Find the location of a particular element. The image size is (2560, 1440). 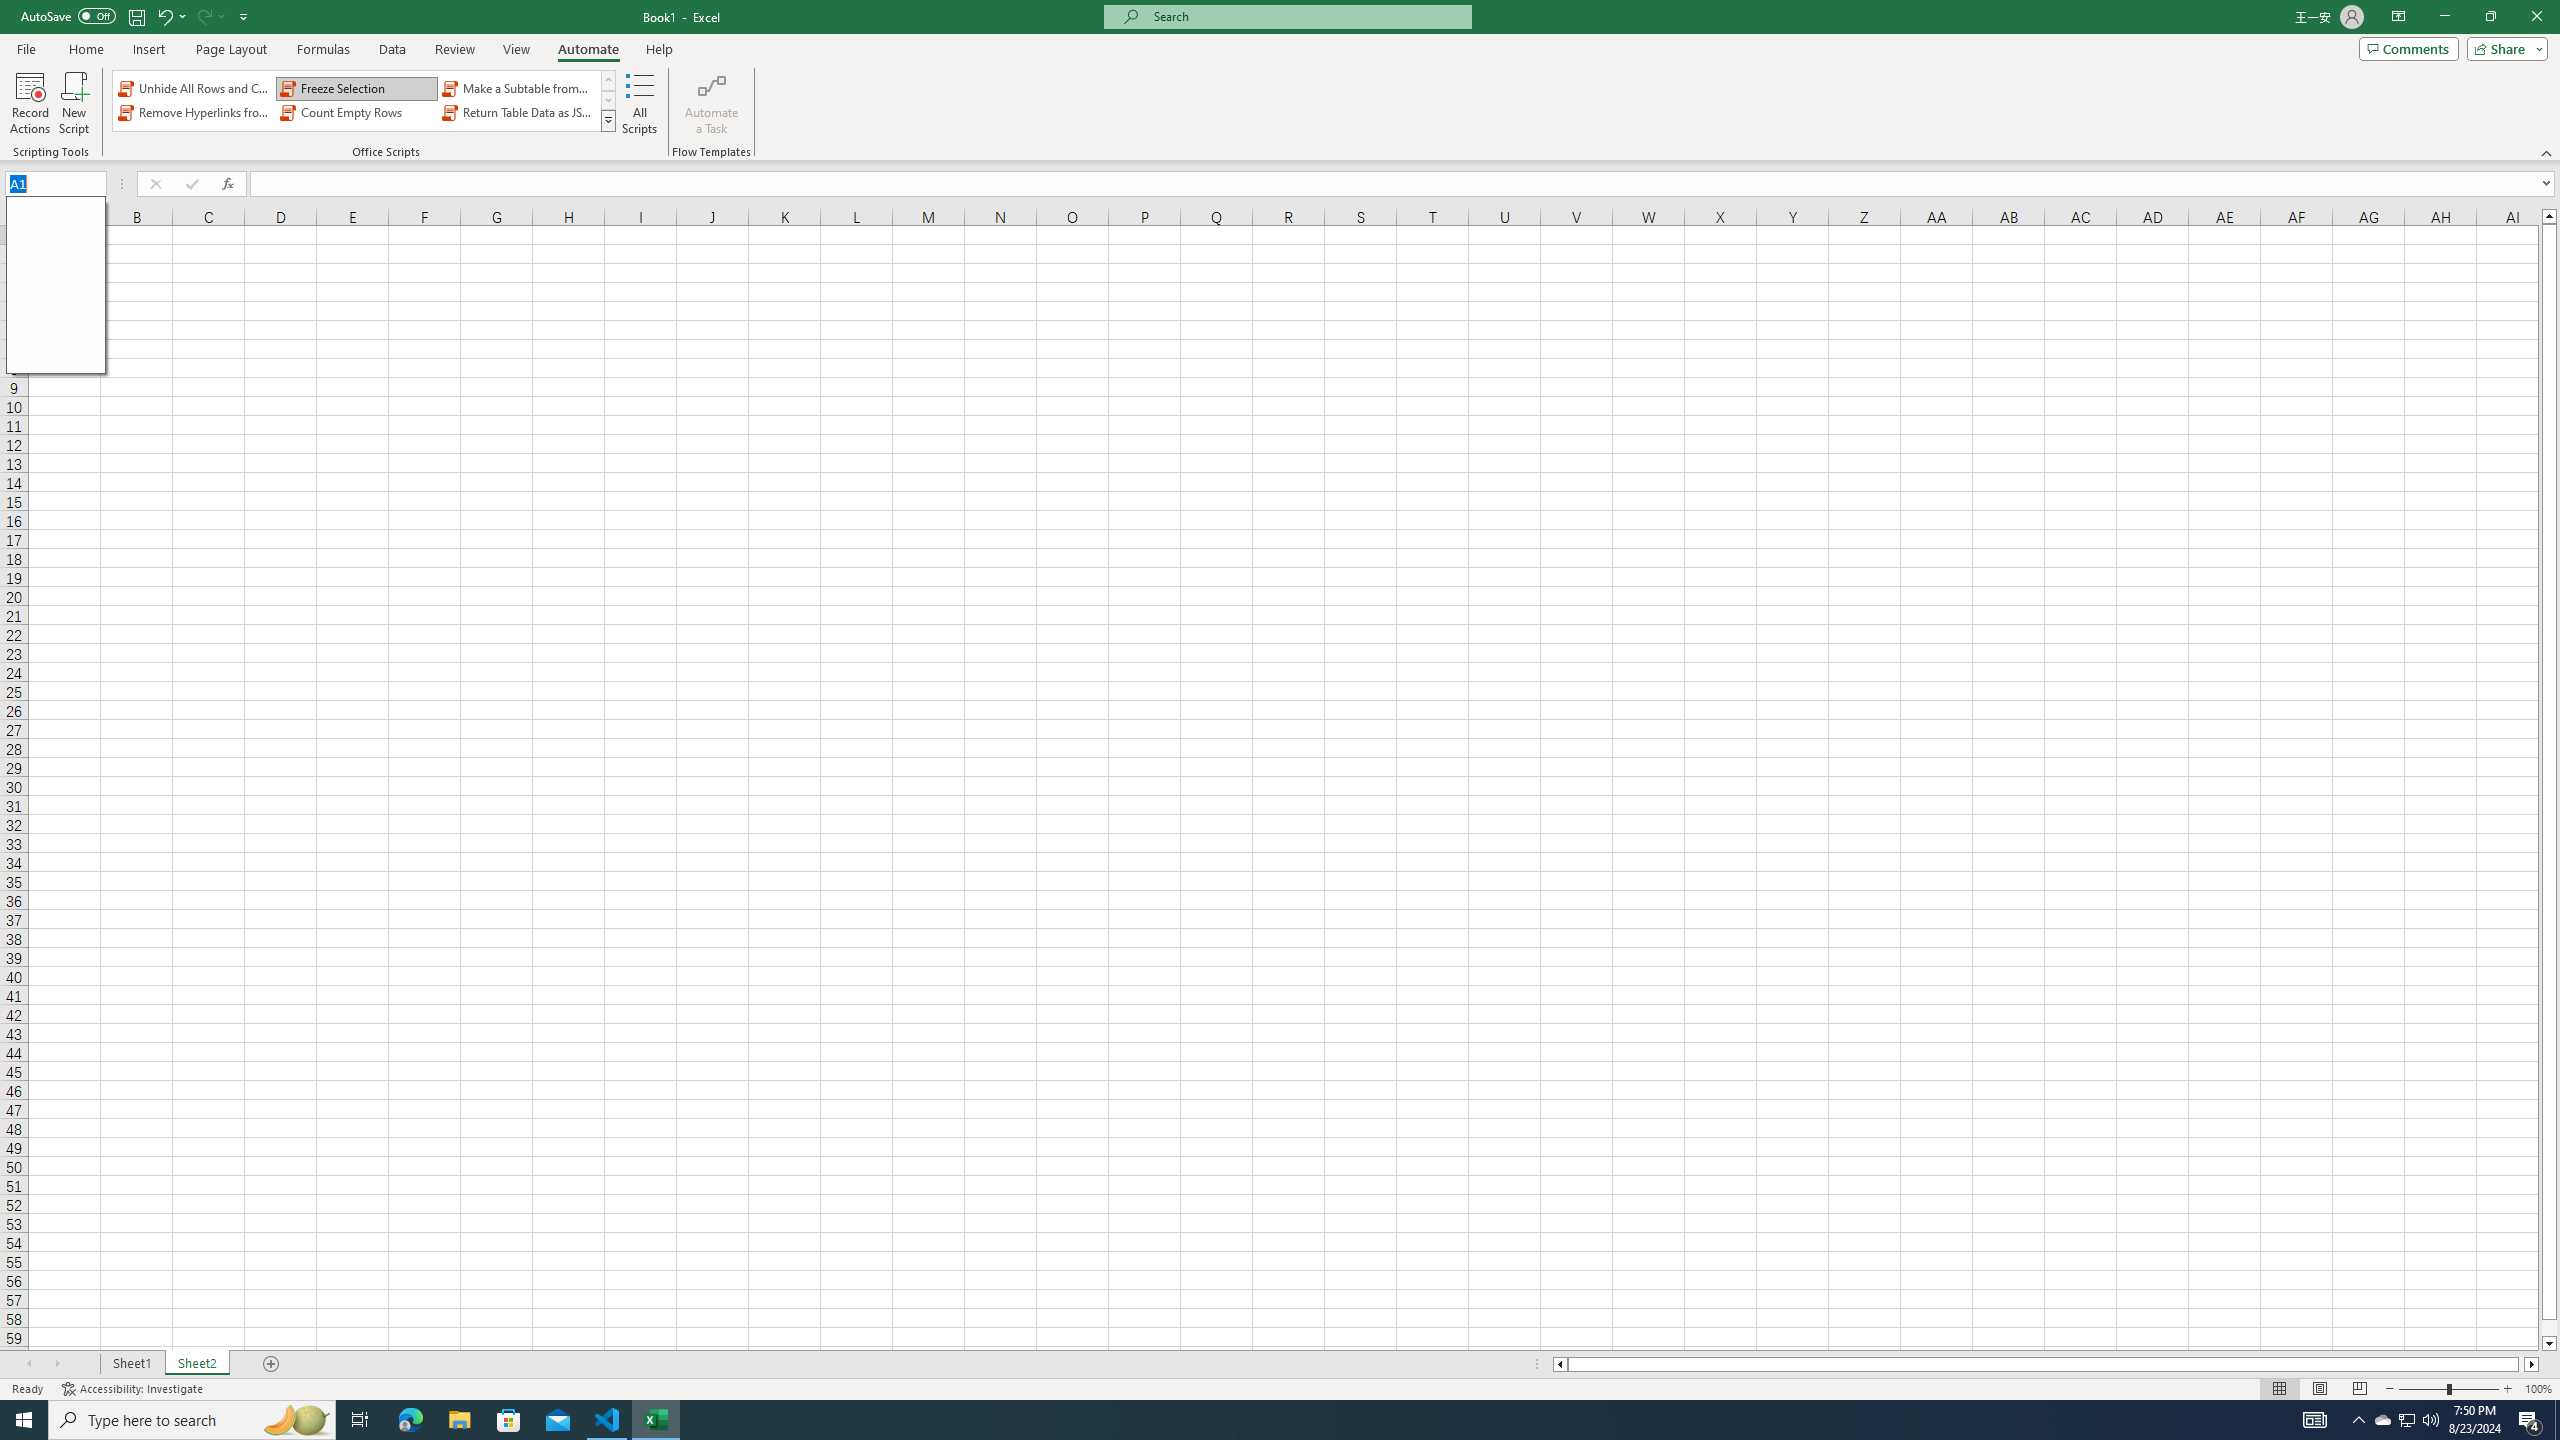

'Accessibility Checker Accessibility: Investigate' is located at coordinates (134, 1389).